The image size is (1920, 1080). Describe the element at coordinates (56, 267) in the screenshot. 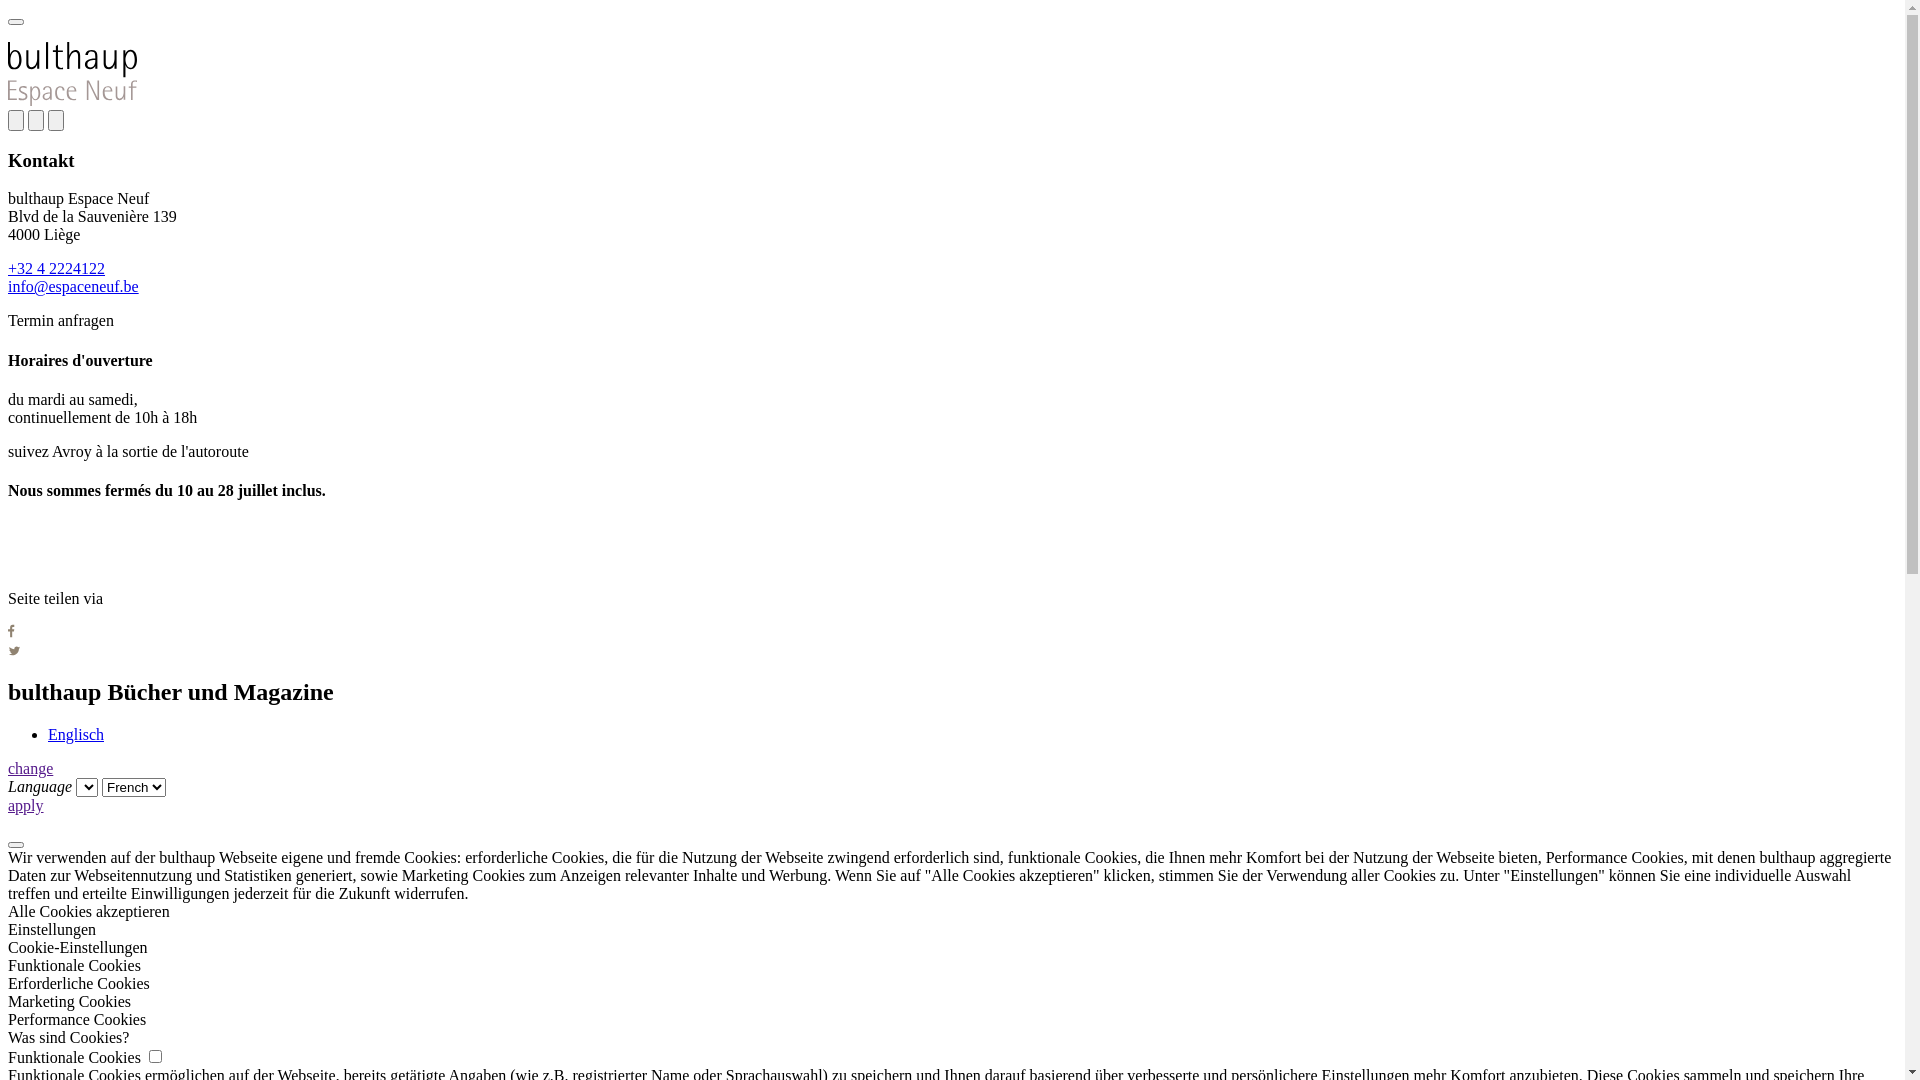

I see `'+32 4 2224122'` at that location.